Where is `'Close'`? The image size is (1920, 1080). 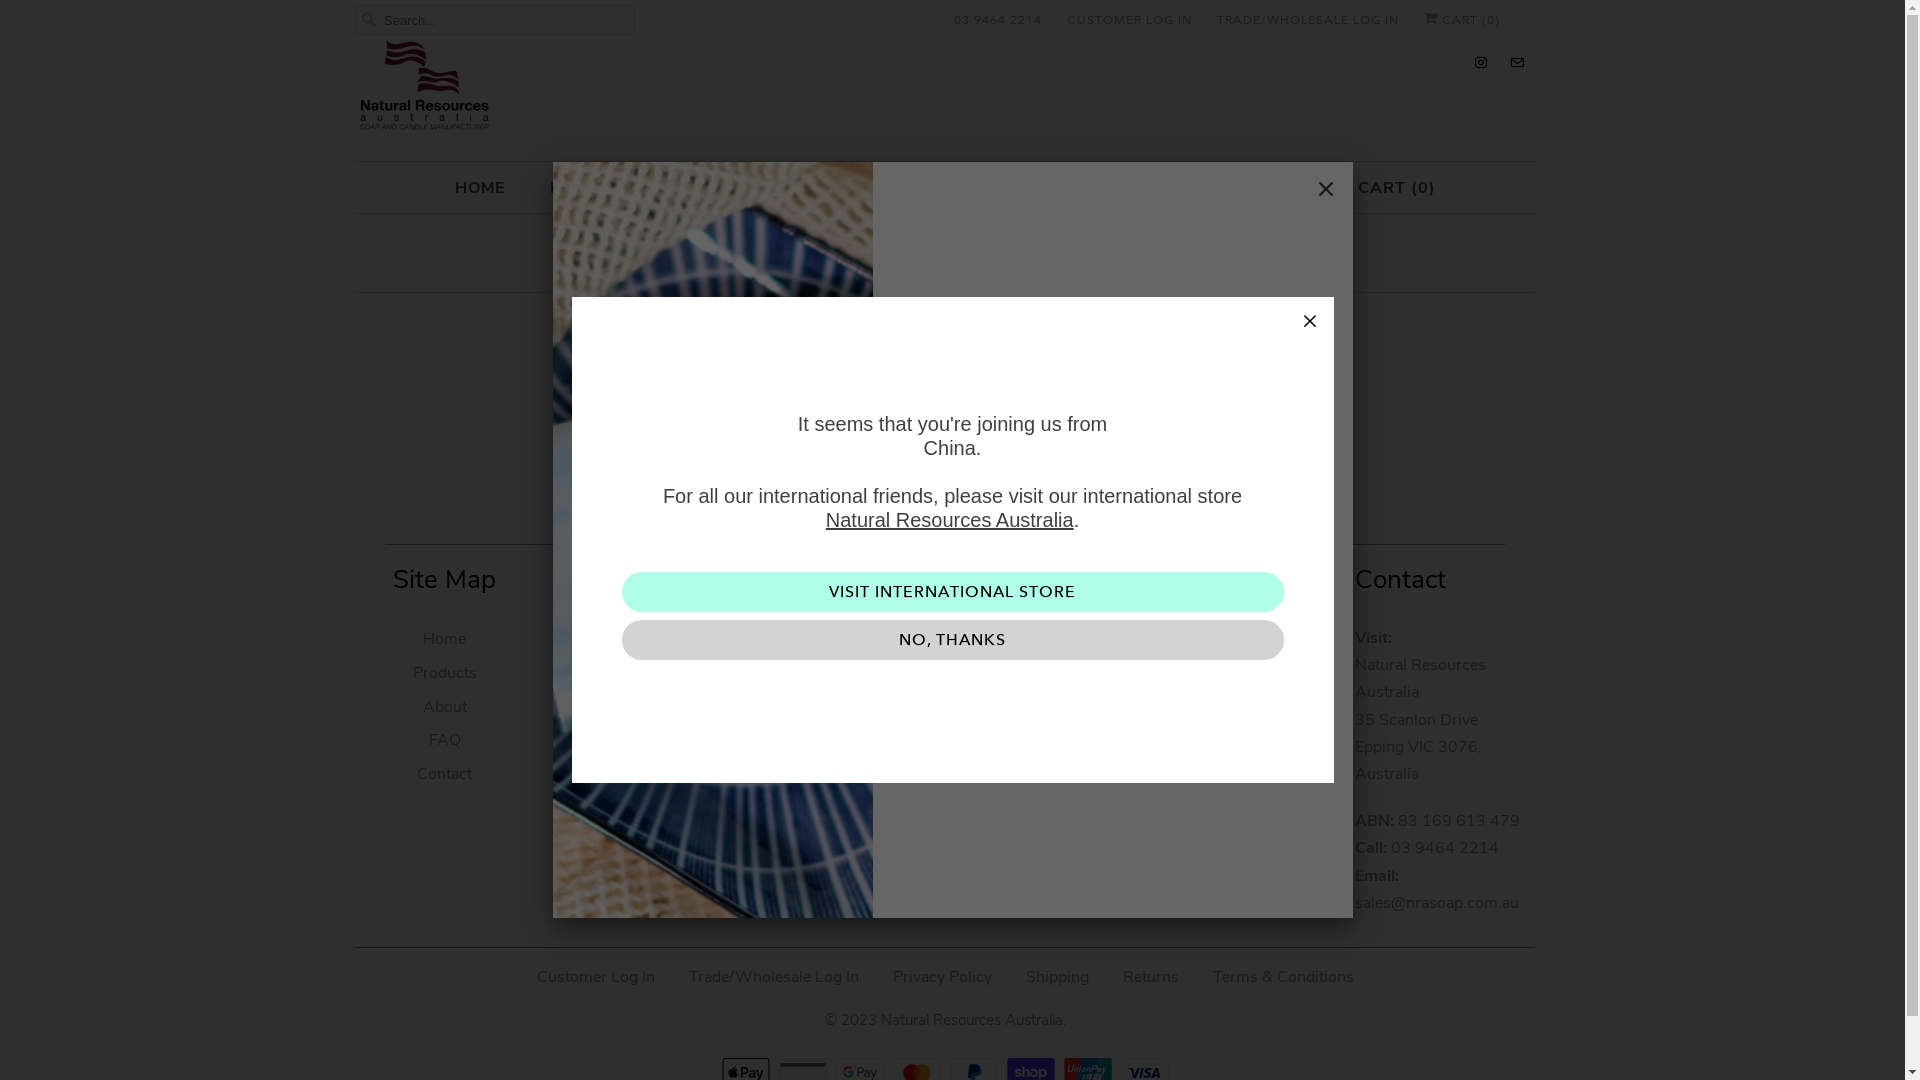 'Close' is located at coordinates (1304, 189).